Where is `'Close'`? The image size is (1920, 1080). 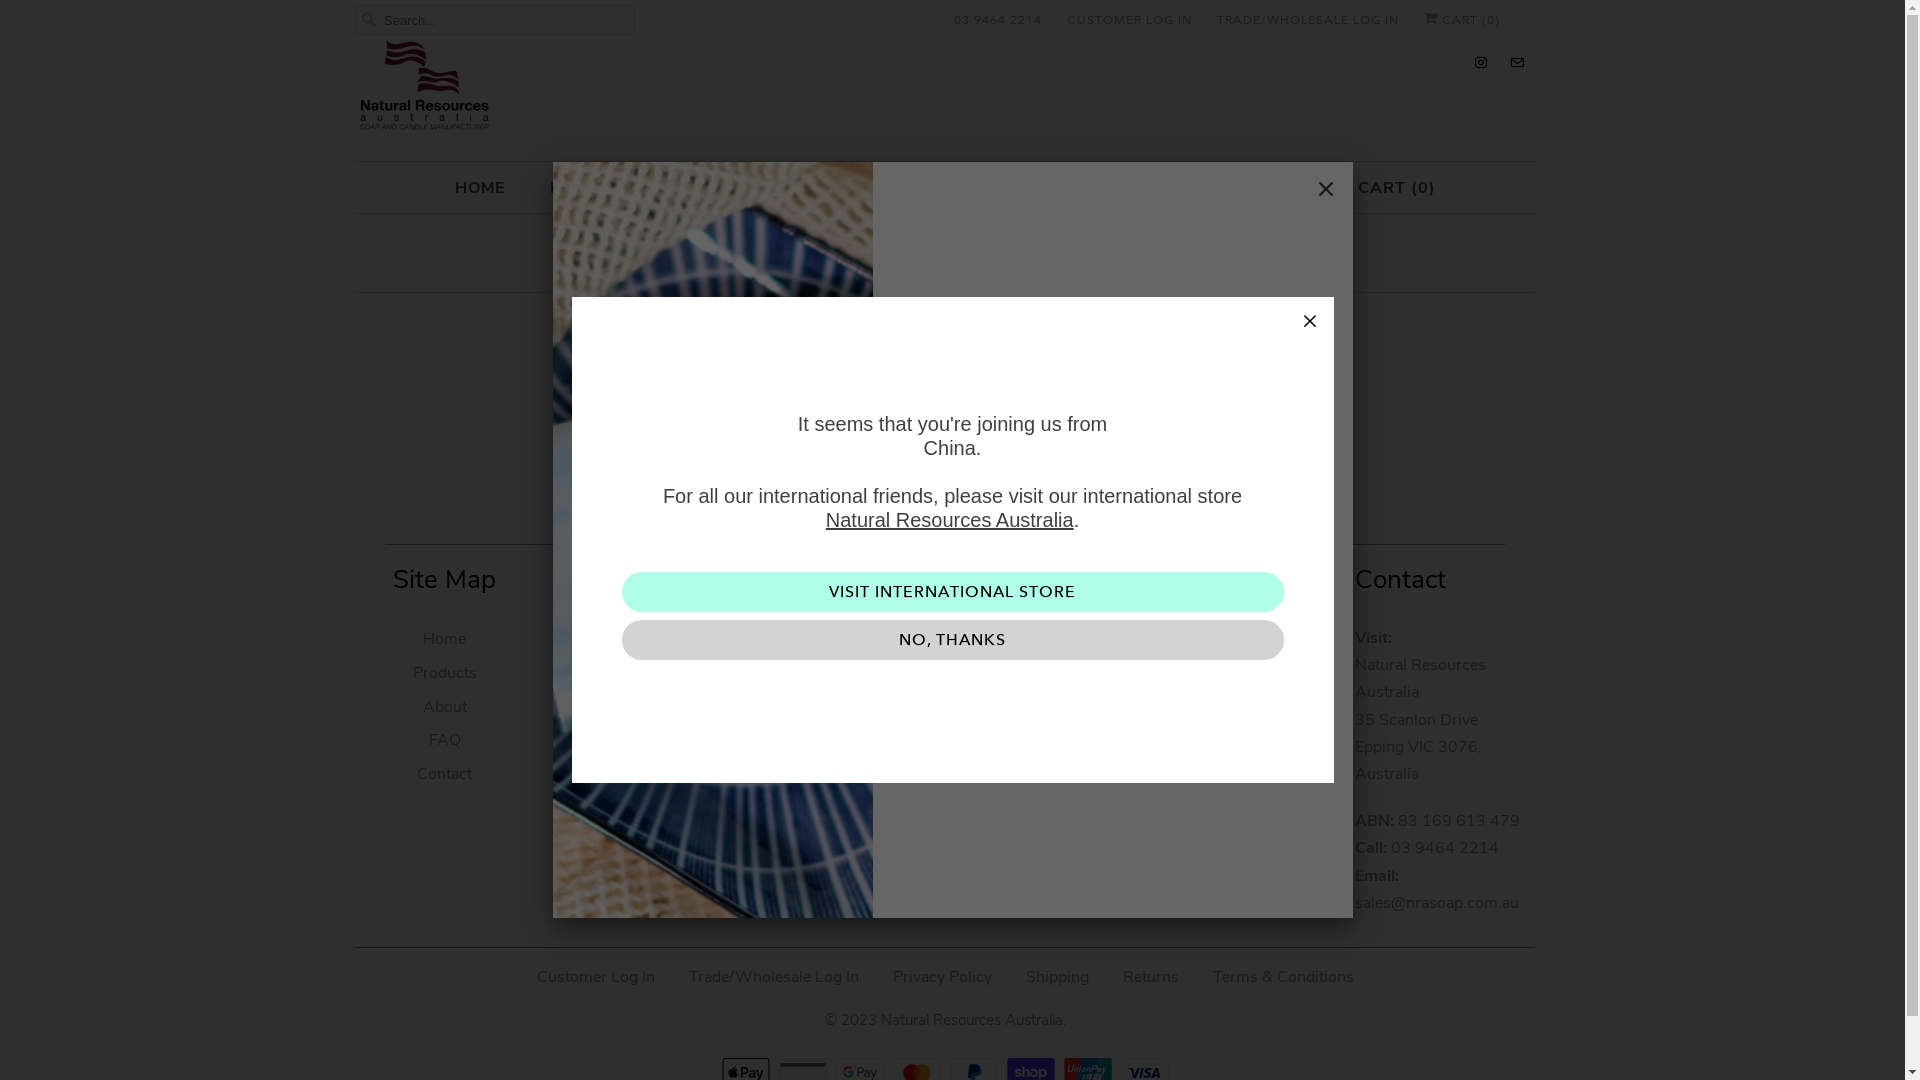 'Close' is located at coordinates (1304, 189).